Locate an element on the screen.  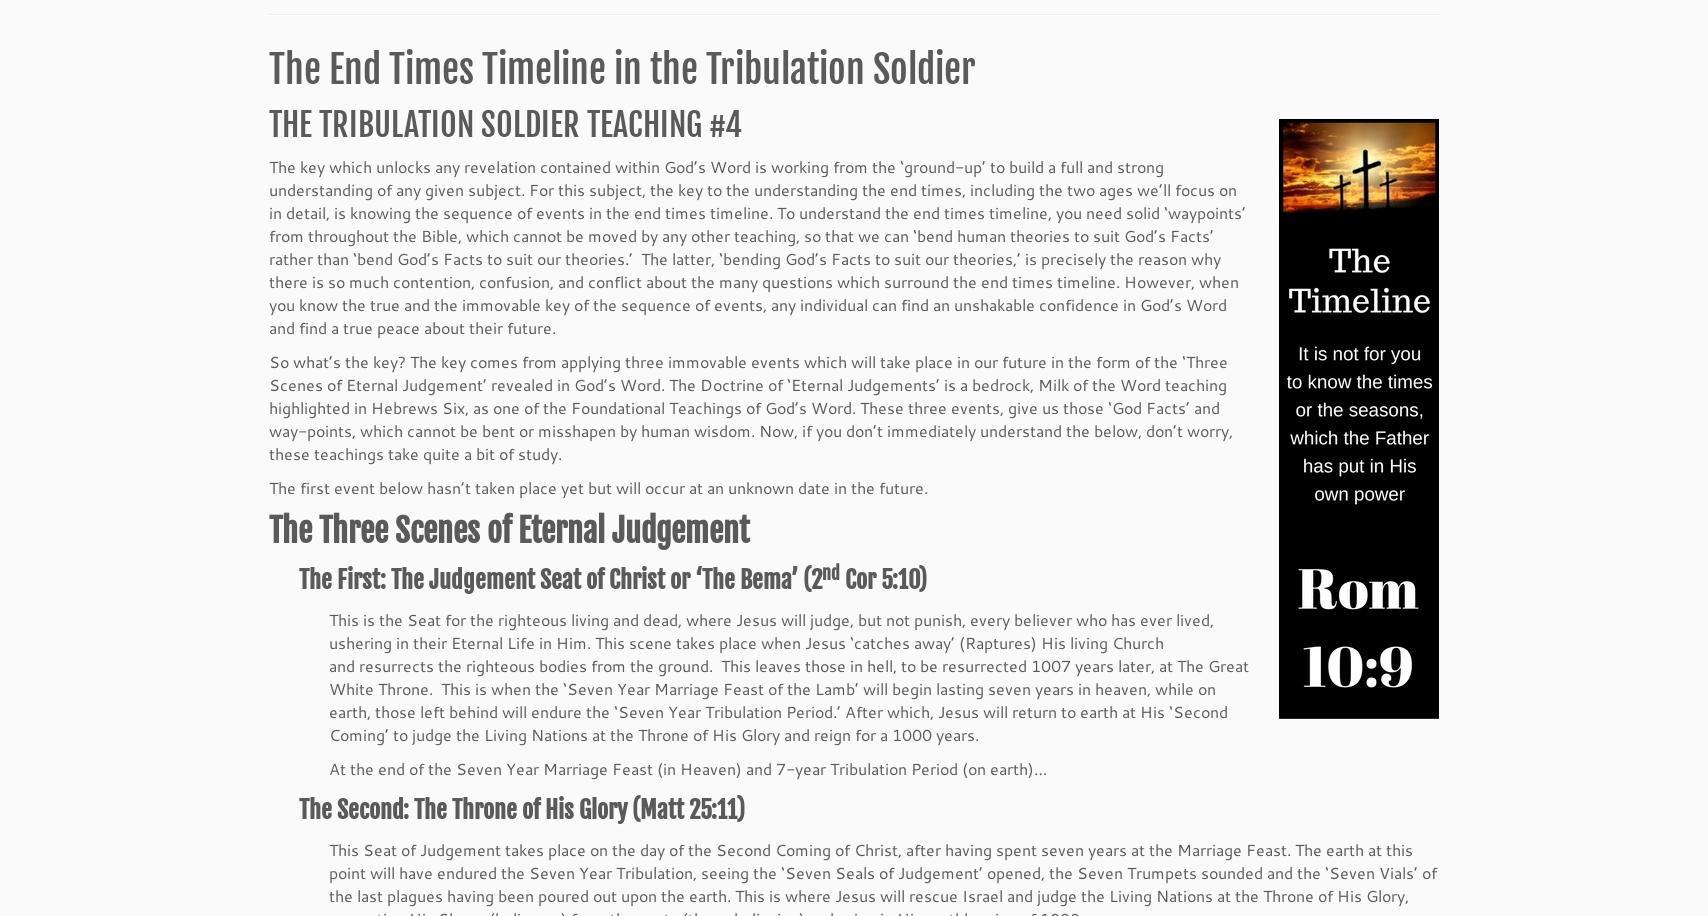
'The First: The Judgement Seat of Christ or ‘The Bema’ (2' is located at coordinates (560, 582).